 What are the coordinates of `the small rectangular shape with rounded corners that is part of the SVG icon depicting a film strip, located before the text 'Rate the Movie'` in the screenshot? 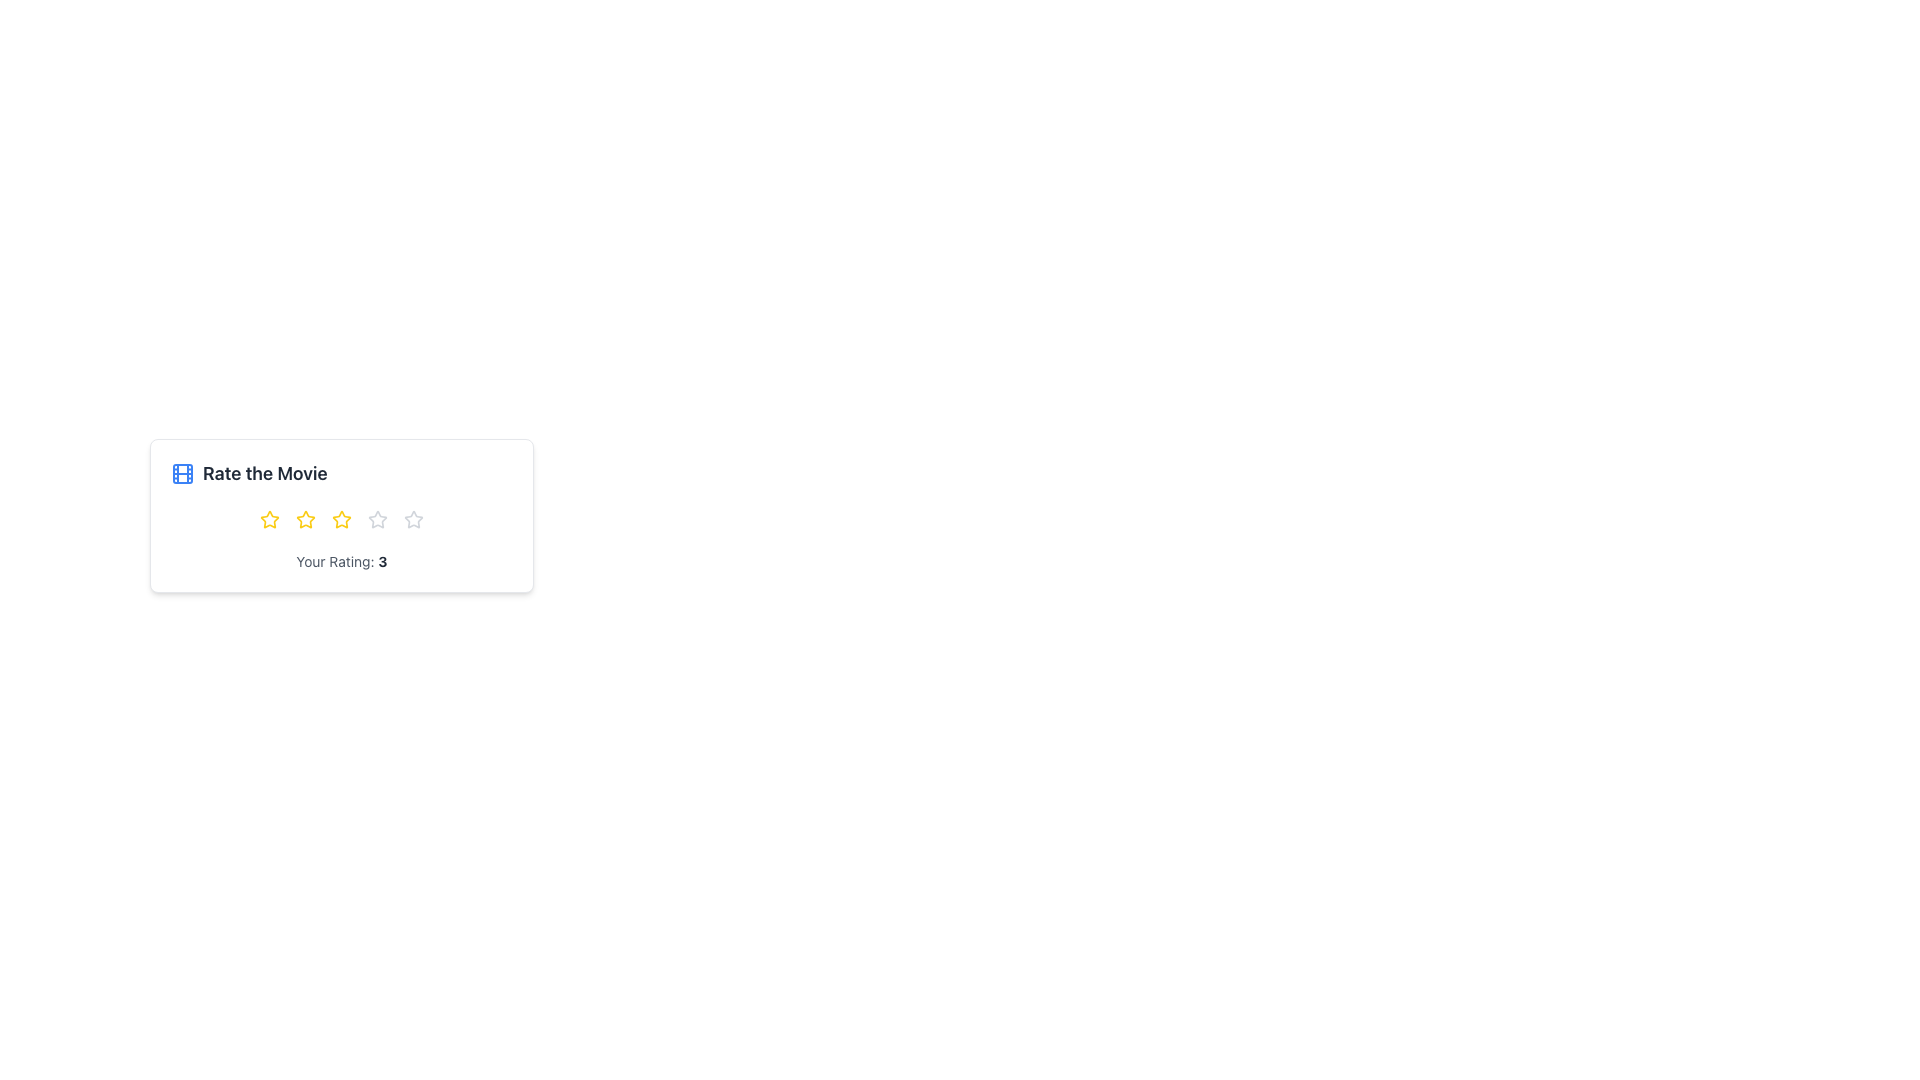 It's located at (182, 474).